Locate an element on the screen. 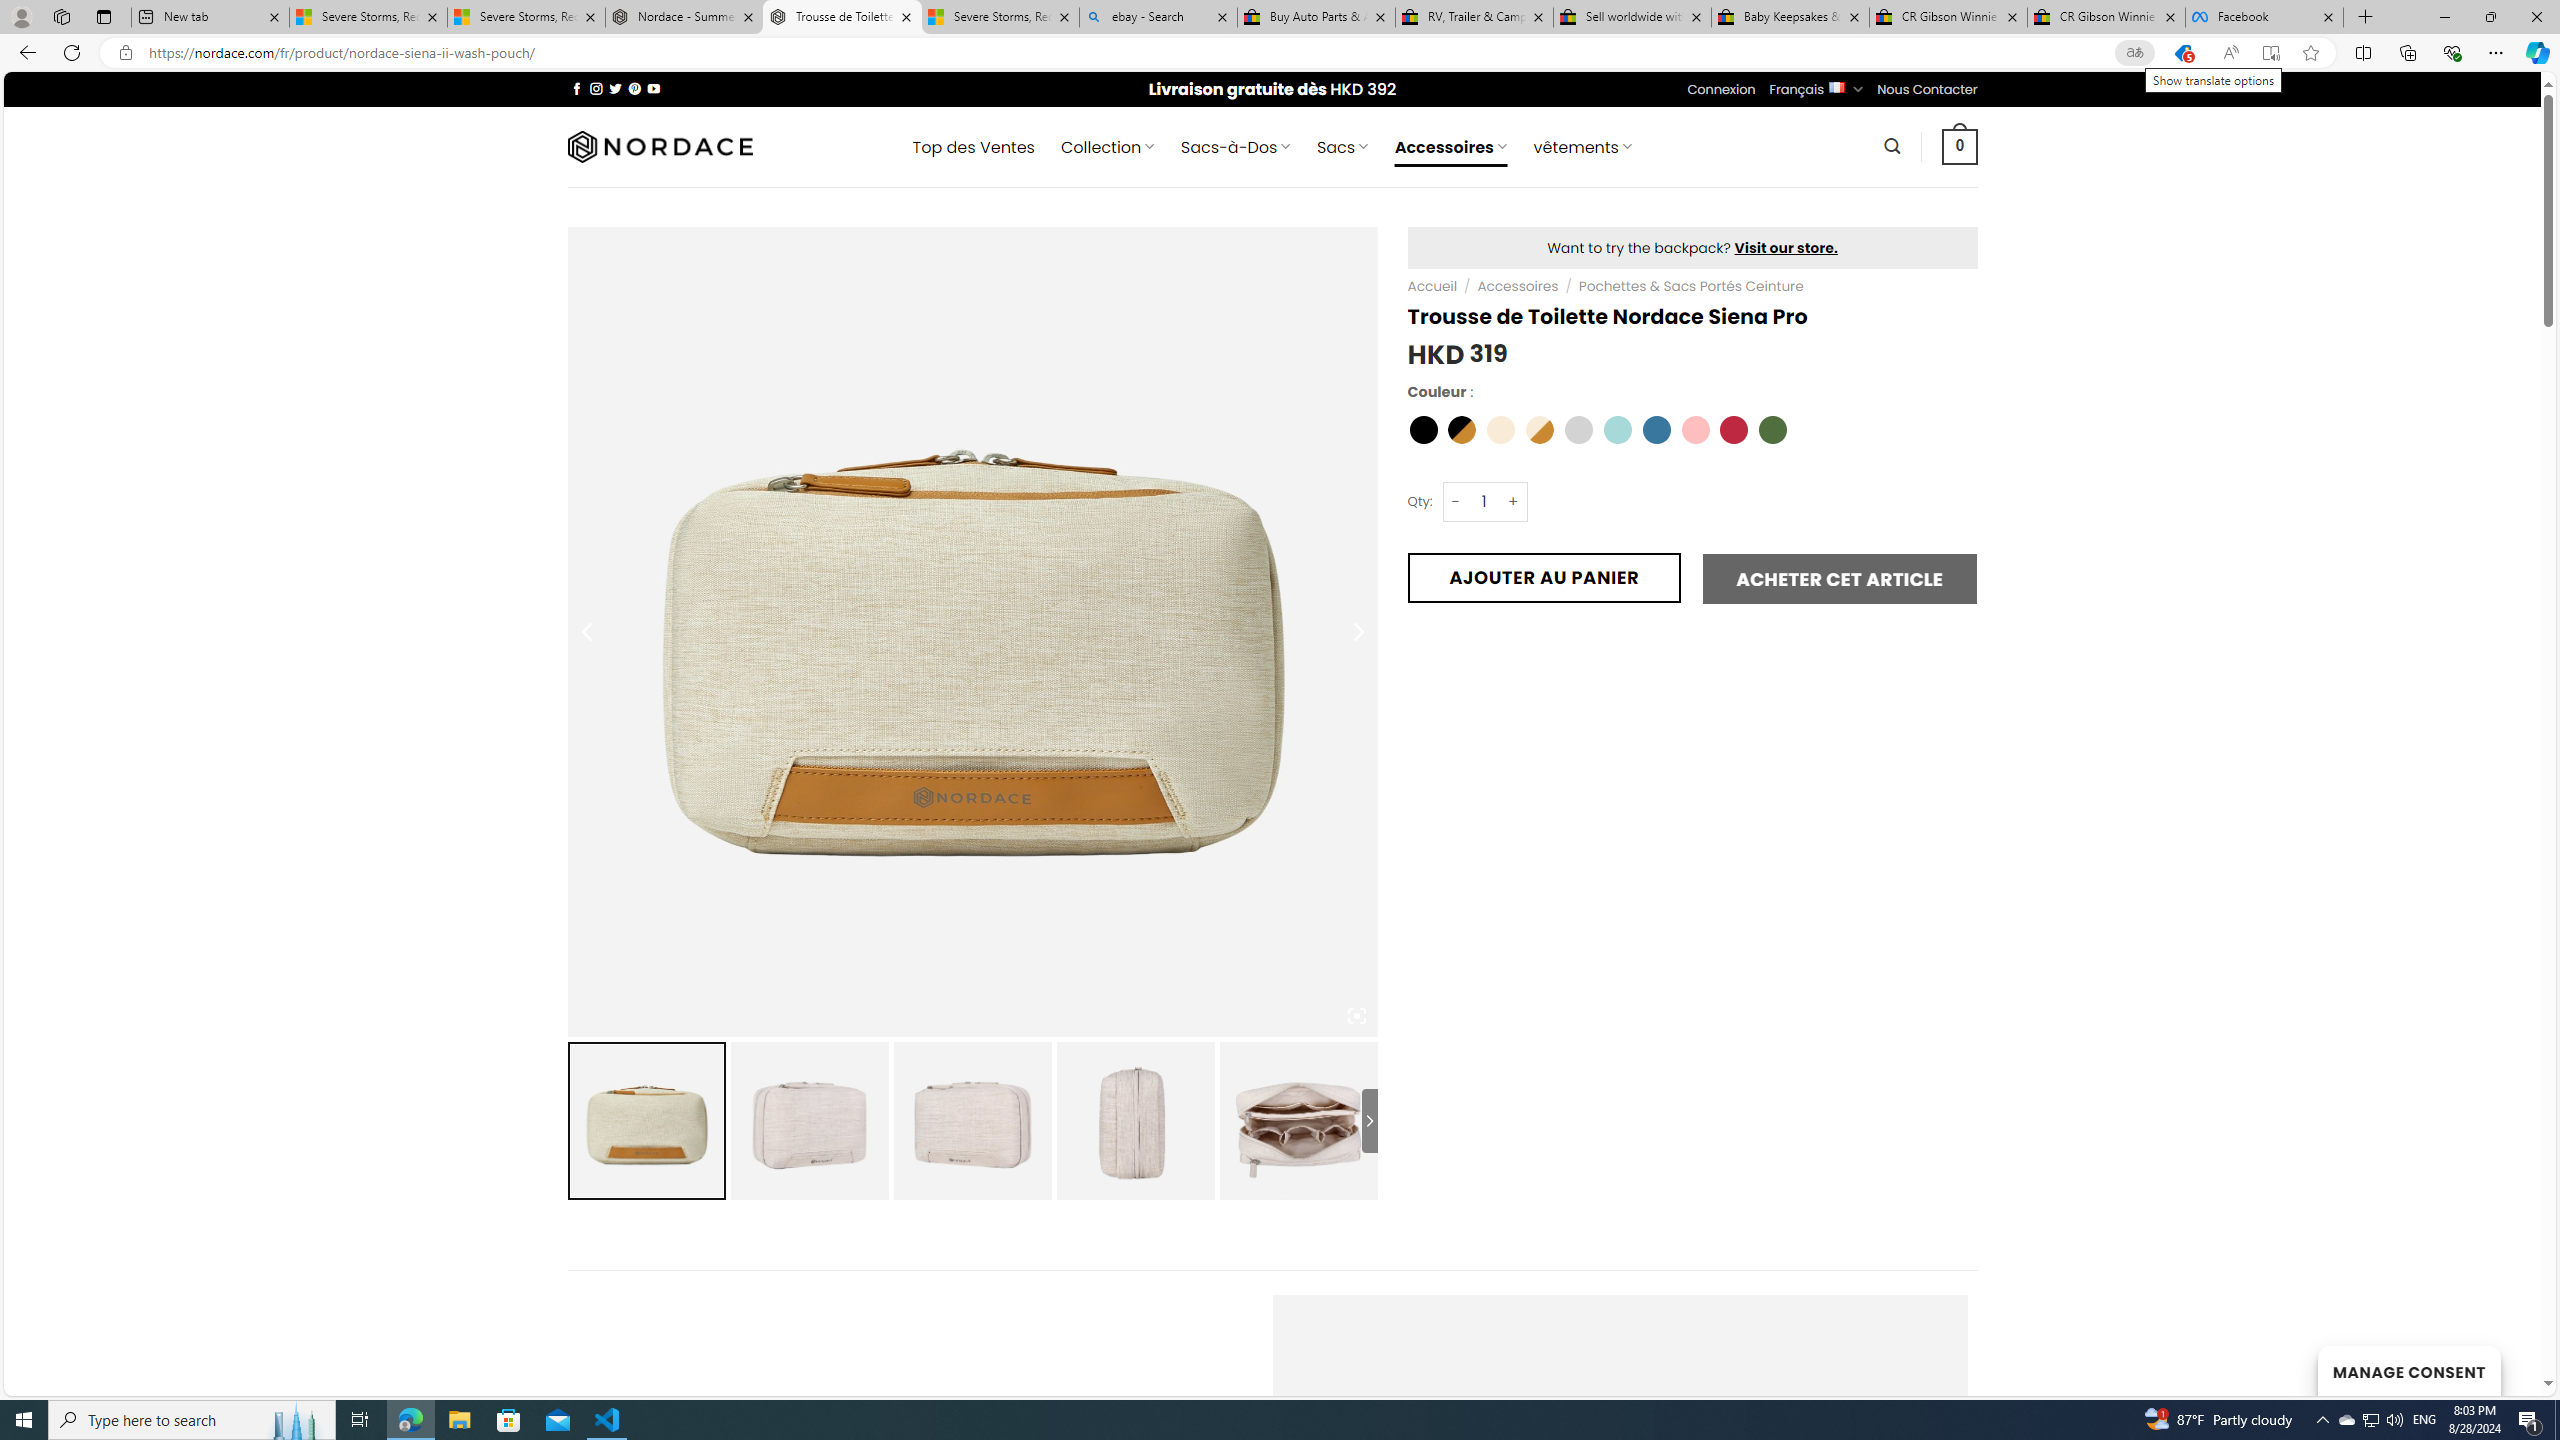 Image resolution: width=2560 pixels, height=1440 pixels. 'Show translate options' is located at coordinates (2135, 53).